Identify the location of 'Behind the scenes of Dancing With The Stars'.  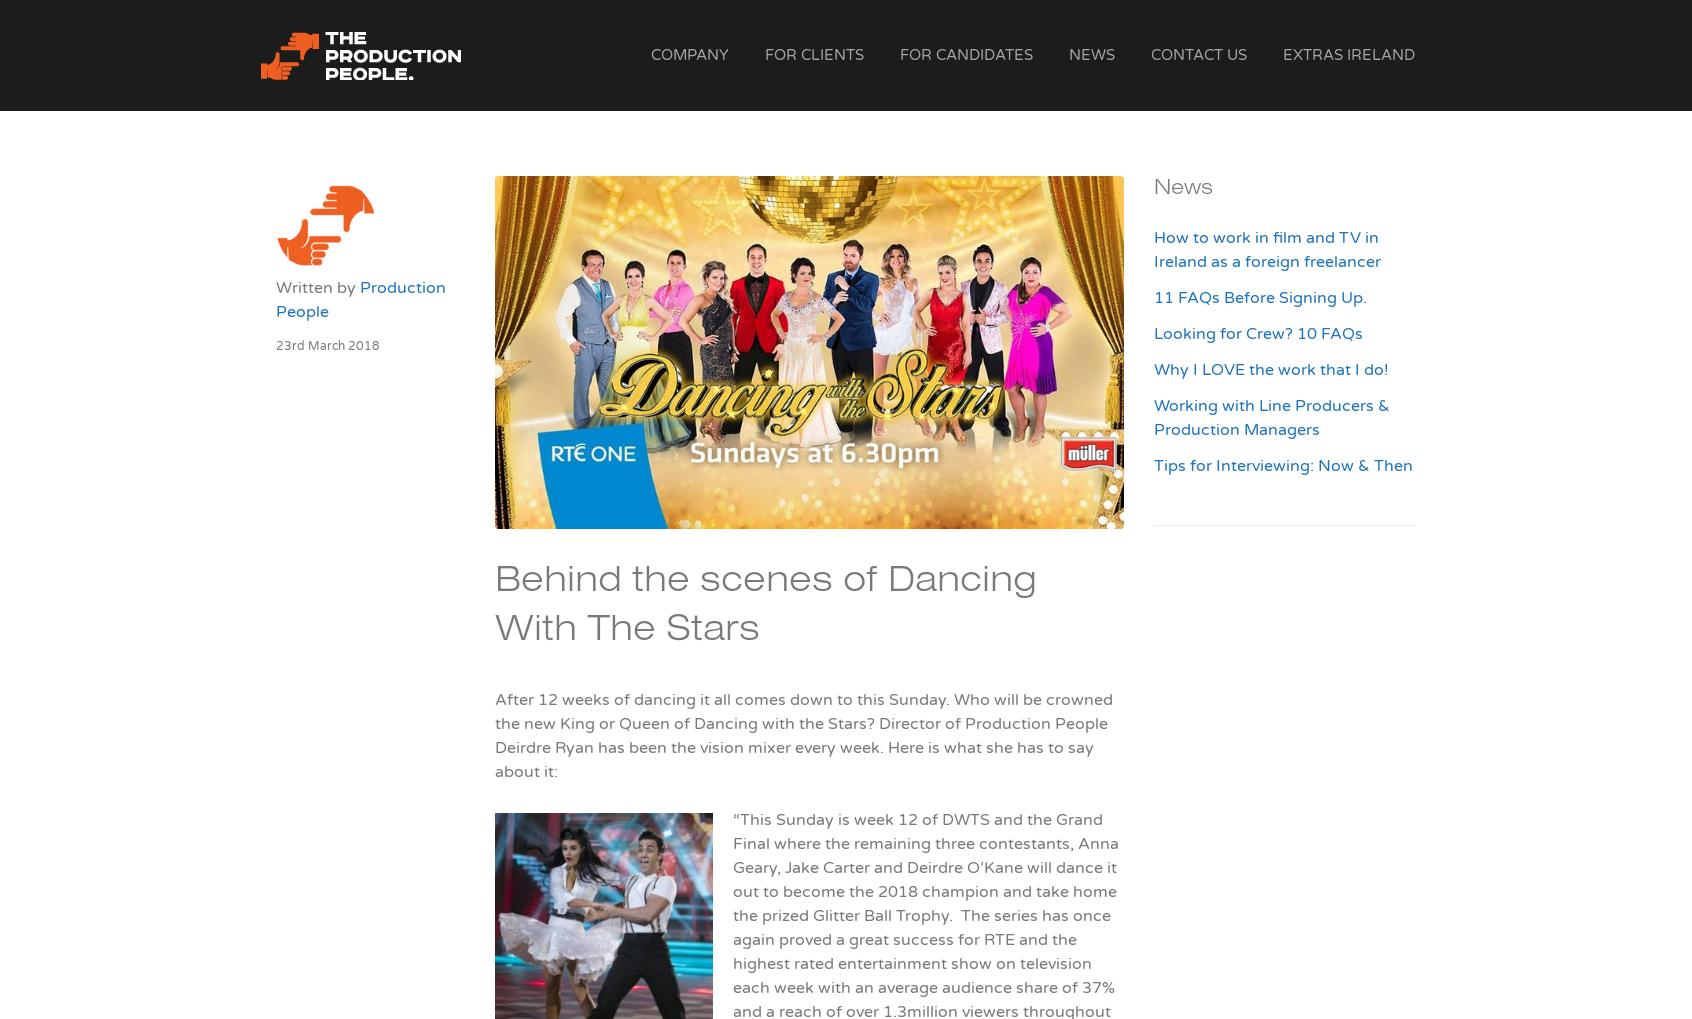
(764, 608).